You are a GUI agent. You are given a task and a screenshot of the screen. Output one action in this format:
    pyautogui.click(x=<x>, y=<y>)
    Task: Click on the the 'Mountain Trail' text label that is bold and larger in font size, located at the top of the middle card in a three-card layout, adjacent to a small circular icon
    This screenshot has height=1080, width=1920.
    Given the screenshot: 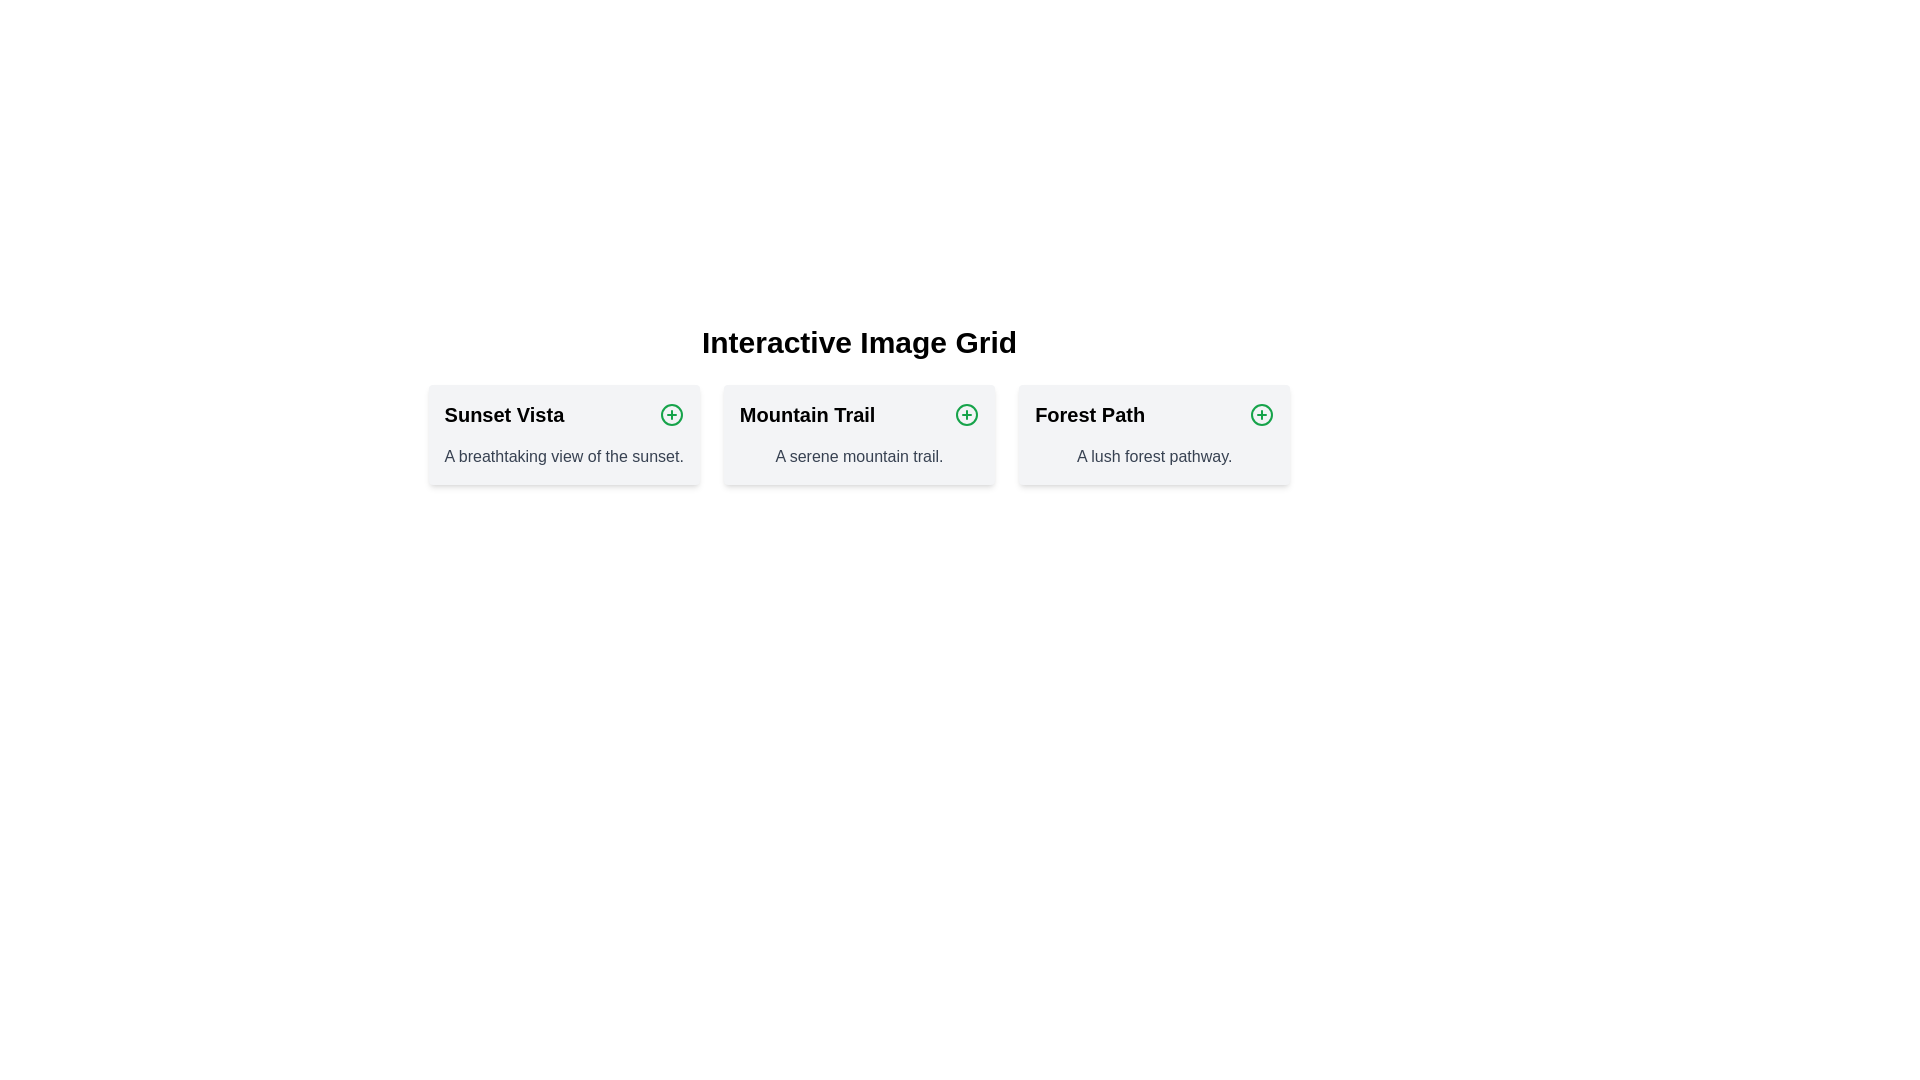 What is the action you would take?
    pyautogui.click(x=859, y=414)
    